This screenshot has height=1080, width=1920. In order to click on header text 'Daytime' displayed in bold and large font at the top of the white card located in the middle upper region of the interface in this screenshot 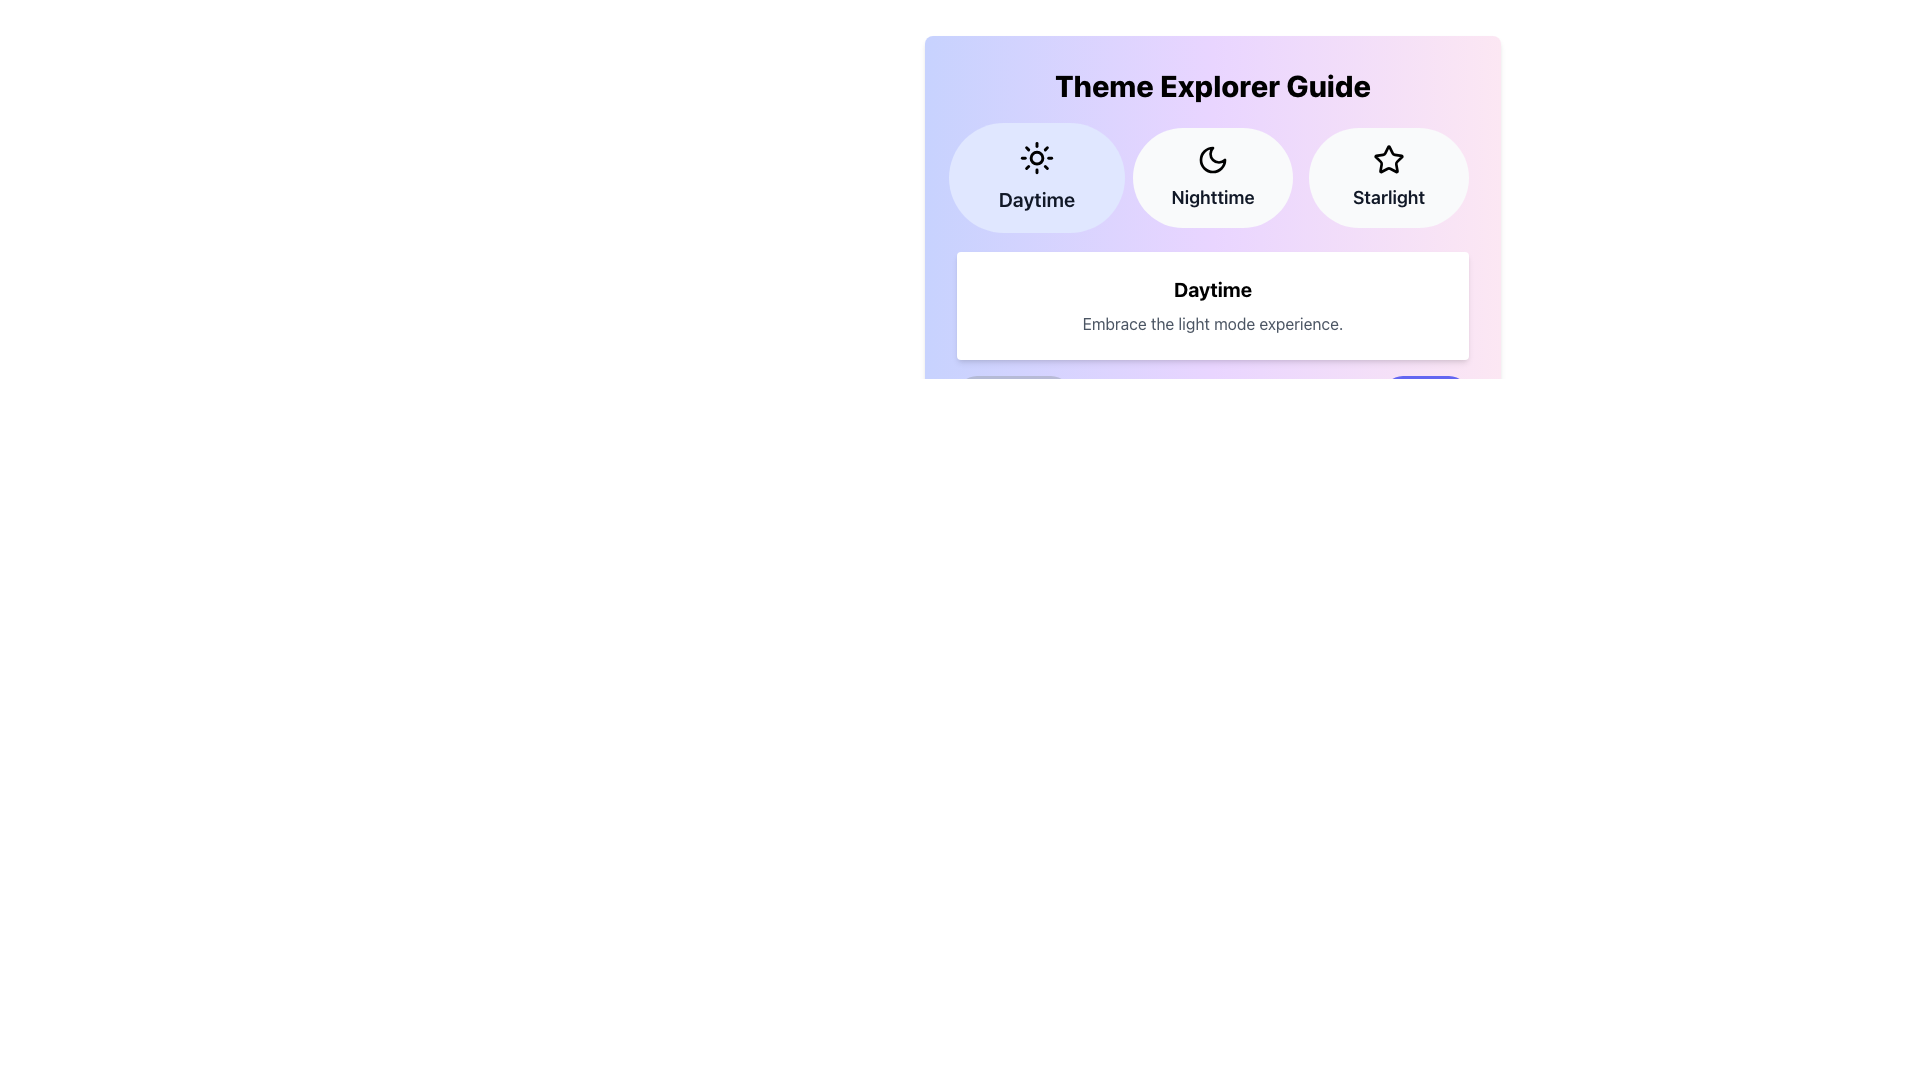, I will do `click(1212, 289)`.